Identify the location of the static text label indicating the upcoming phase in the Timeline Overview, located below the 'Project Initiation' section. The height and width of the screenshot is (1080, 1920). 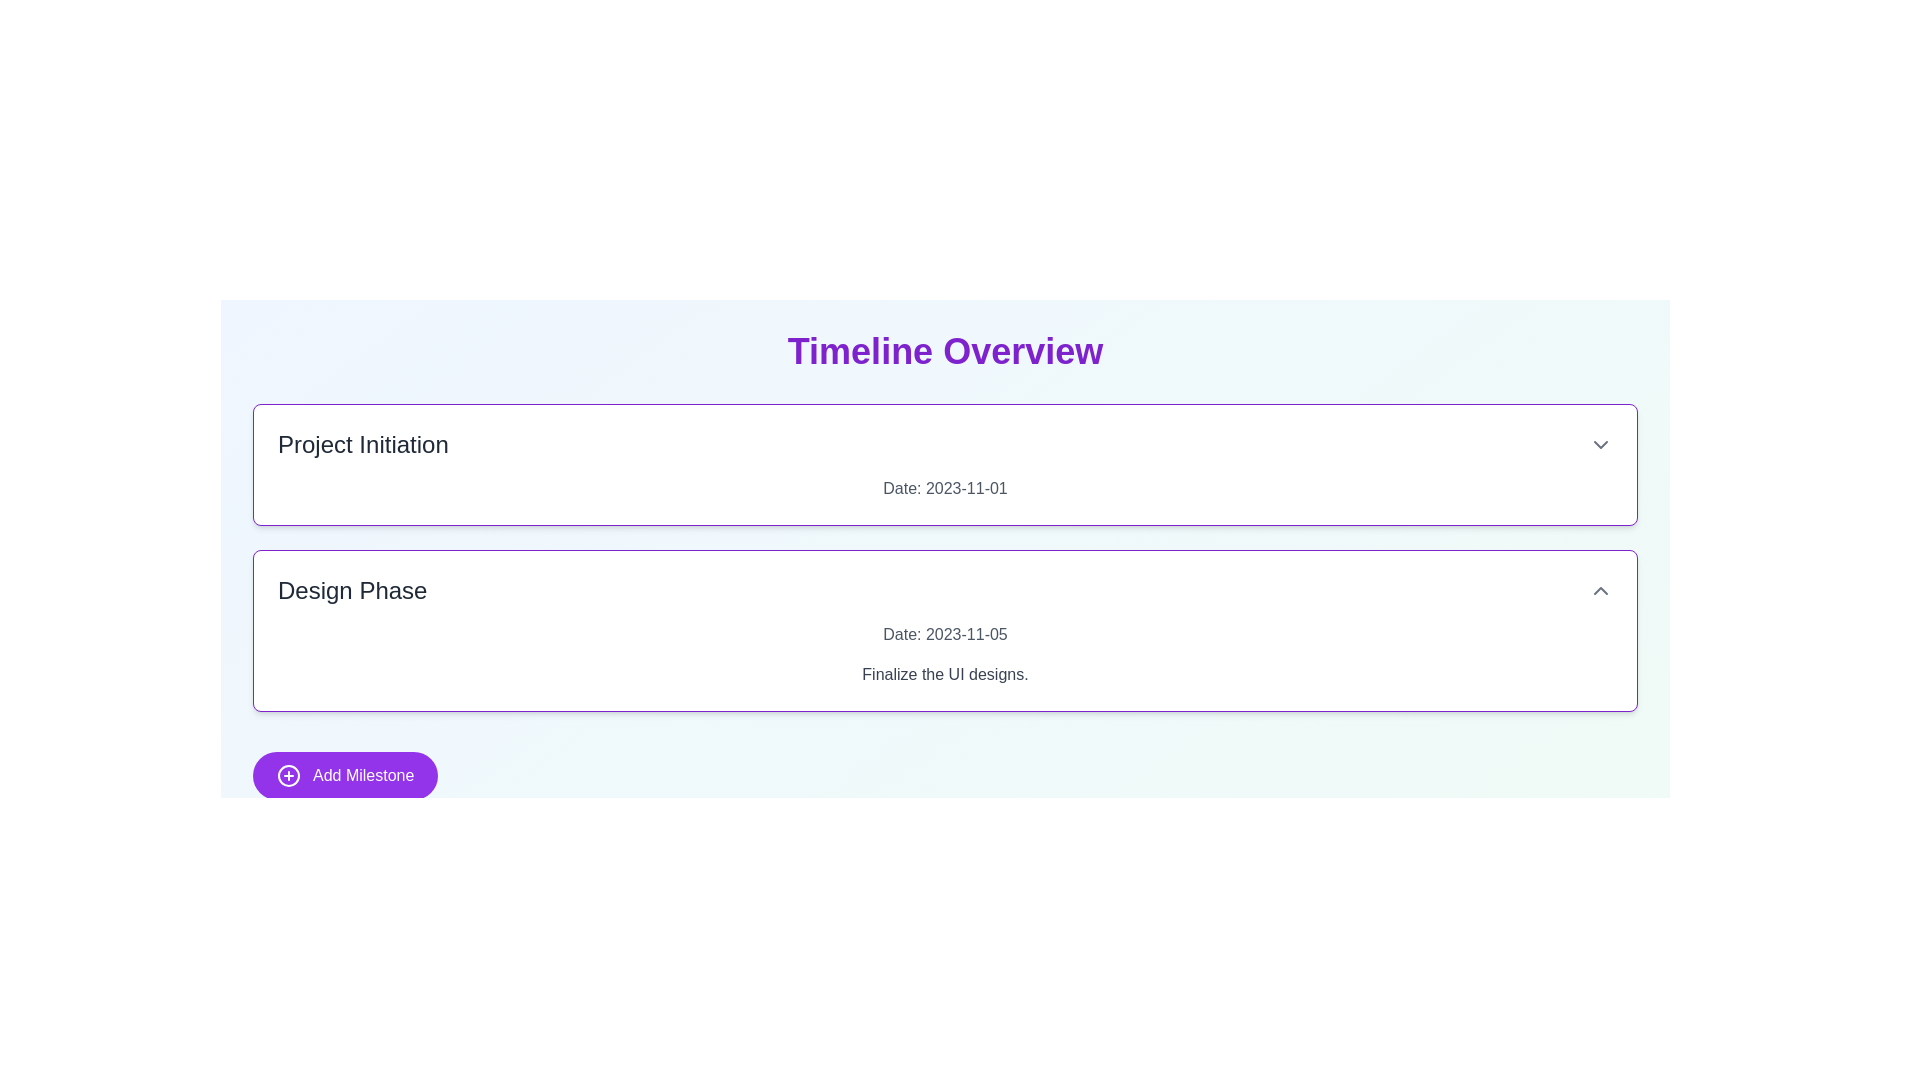
(352, 589).